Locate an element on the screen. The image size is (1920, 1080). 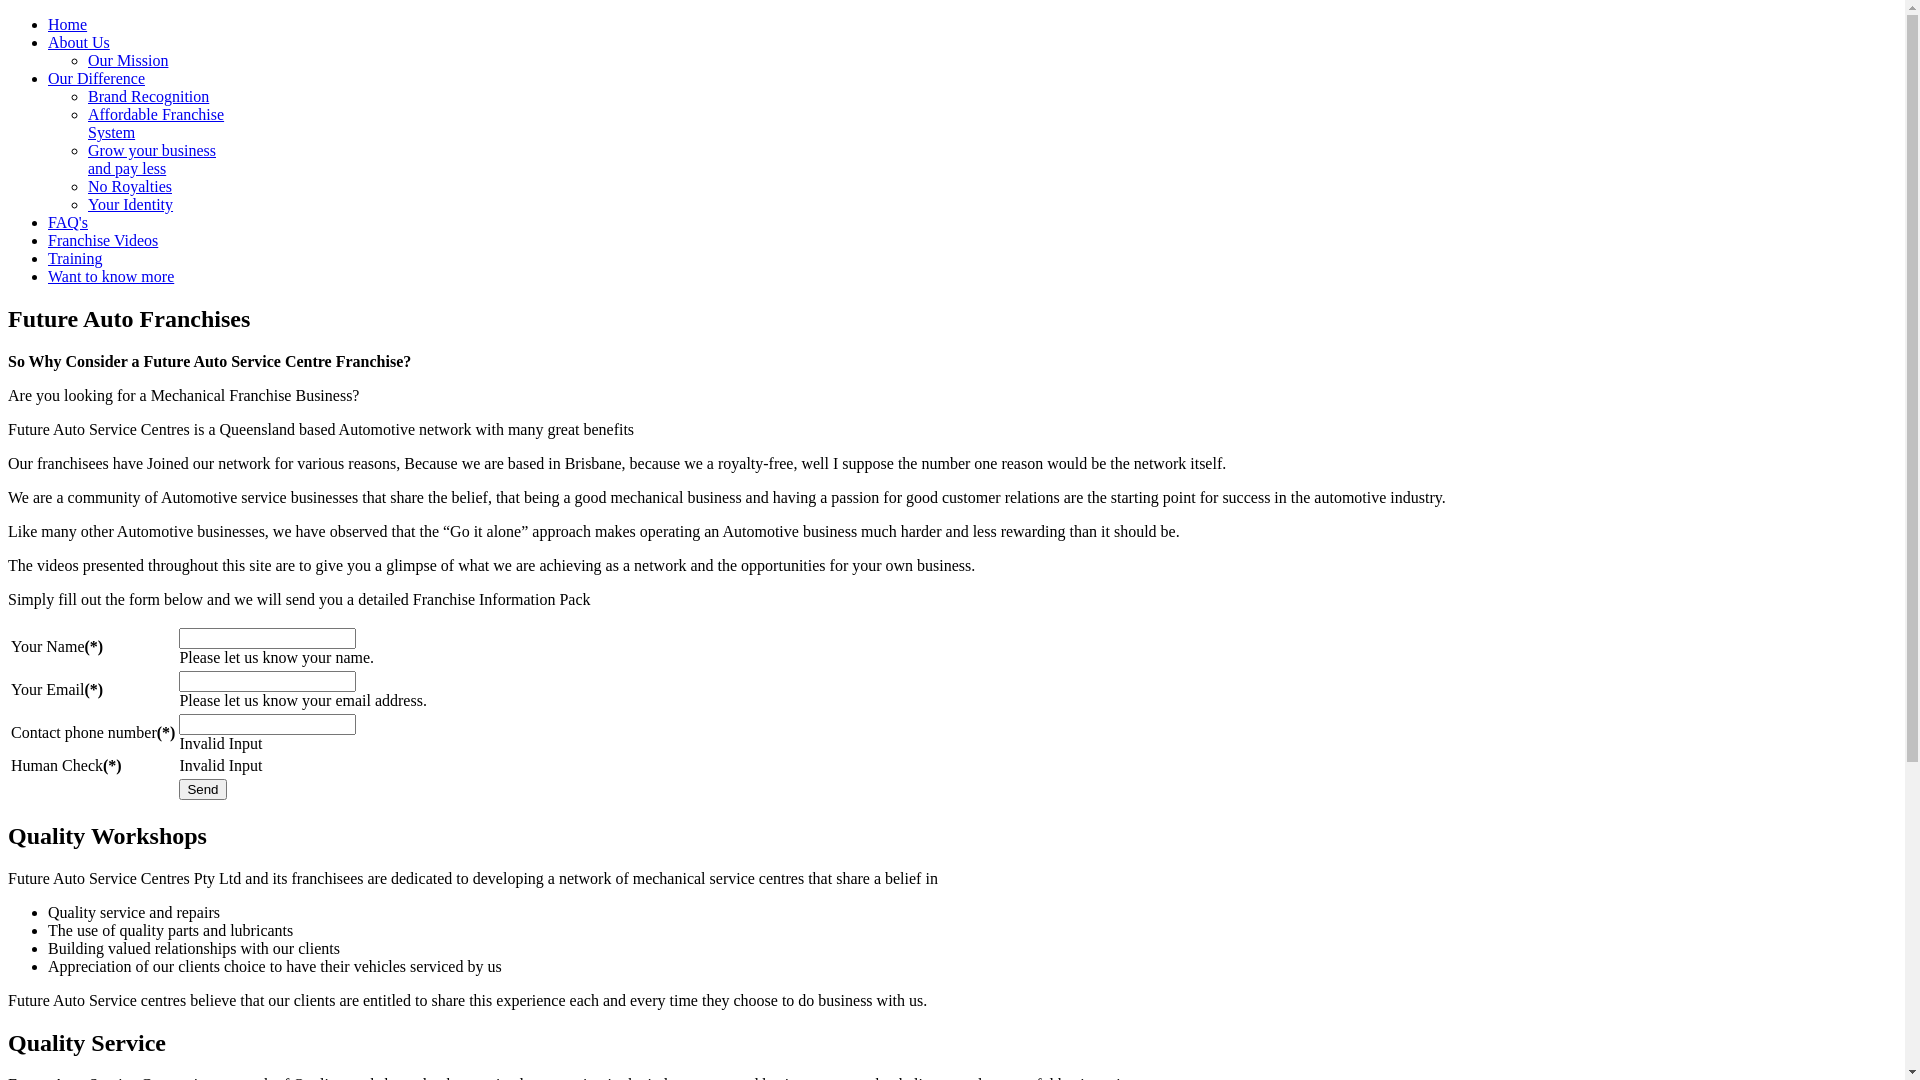
'No Royalties' is located at coordinates (128, 186).